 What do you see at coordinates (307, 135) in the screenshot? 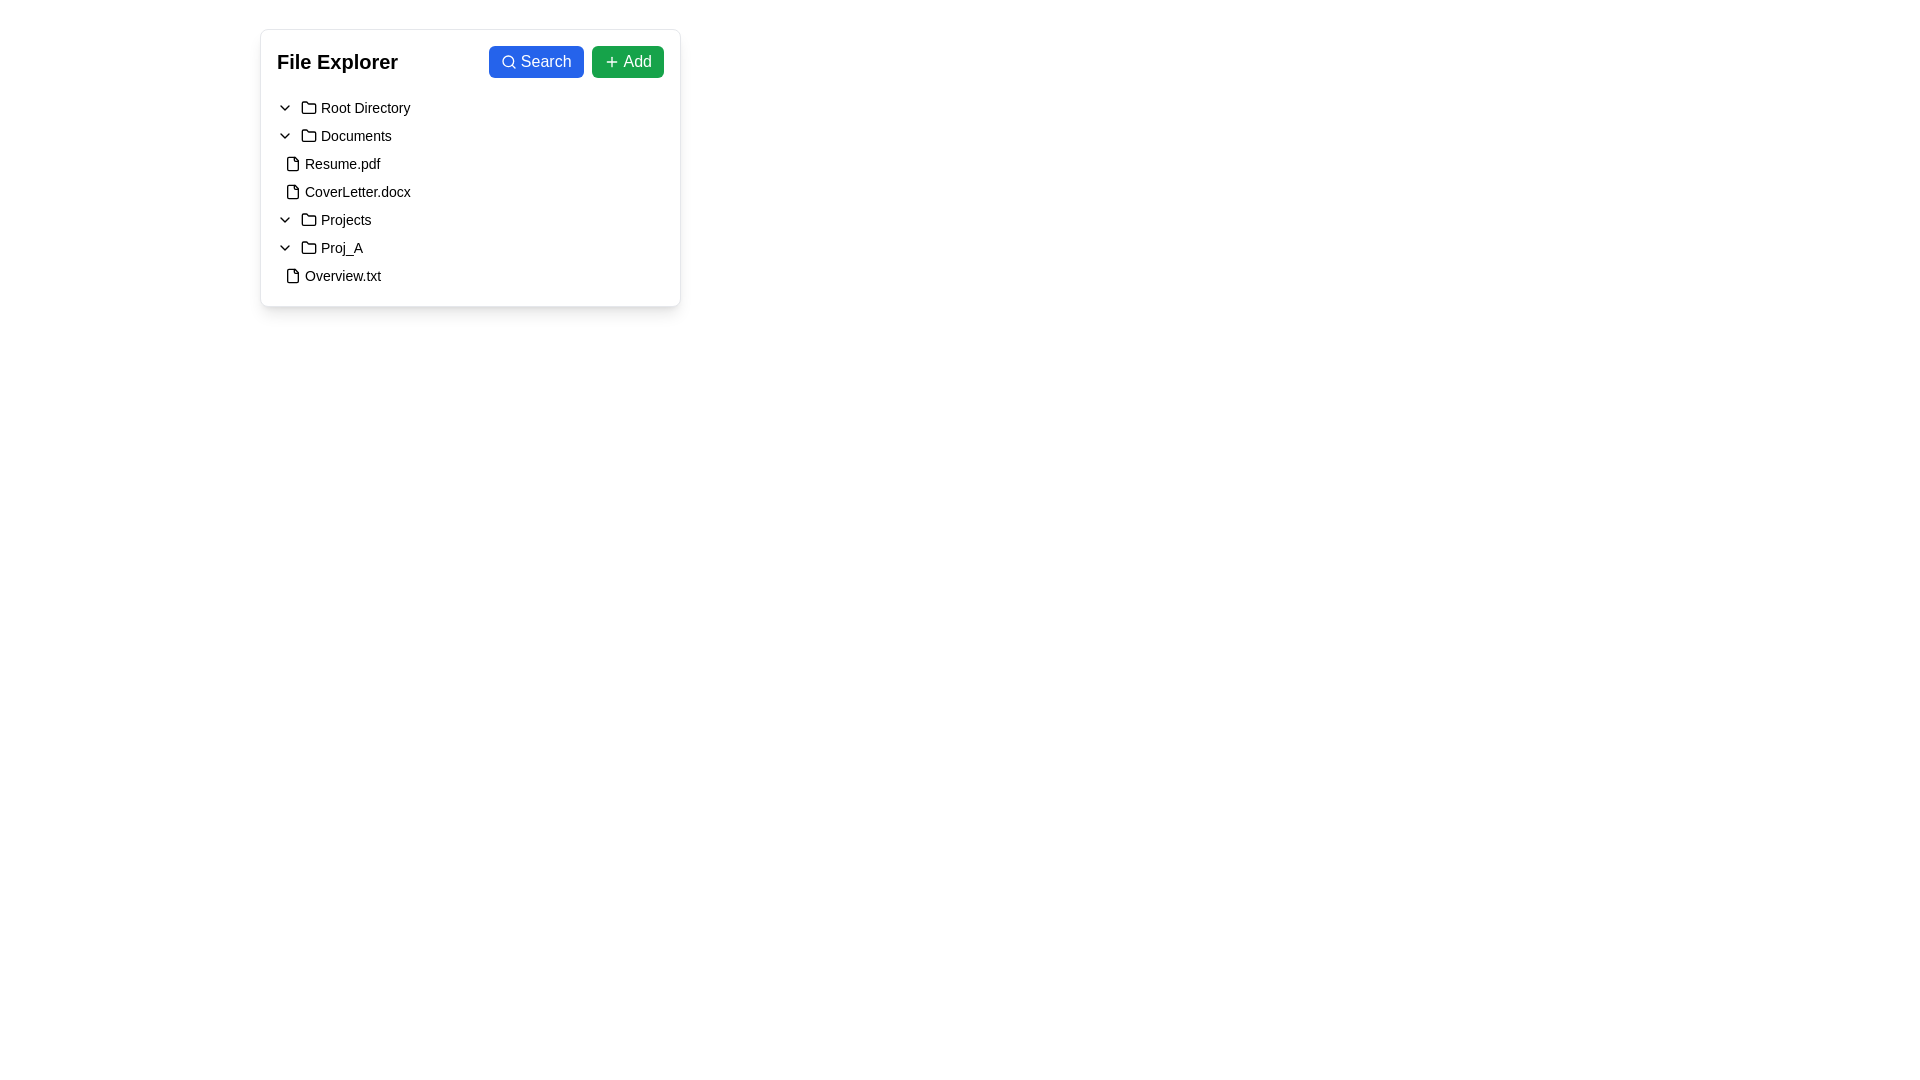
I see `the folder icon located in the left panel under the 'File Explorer' heading, next to the 'Documents' text label` at bounding box center [307, 135].